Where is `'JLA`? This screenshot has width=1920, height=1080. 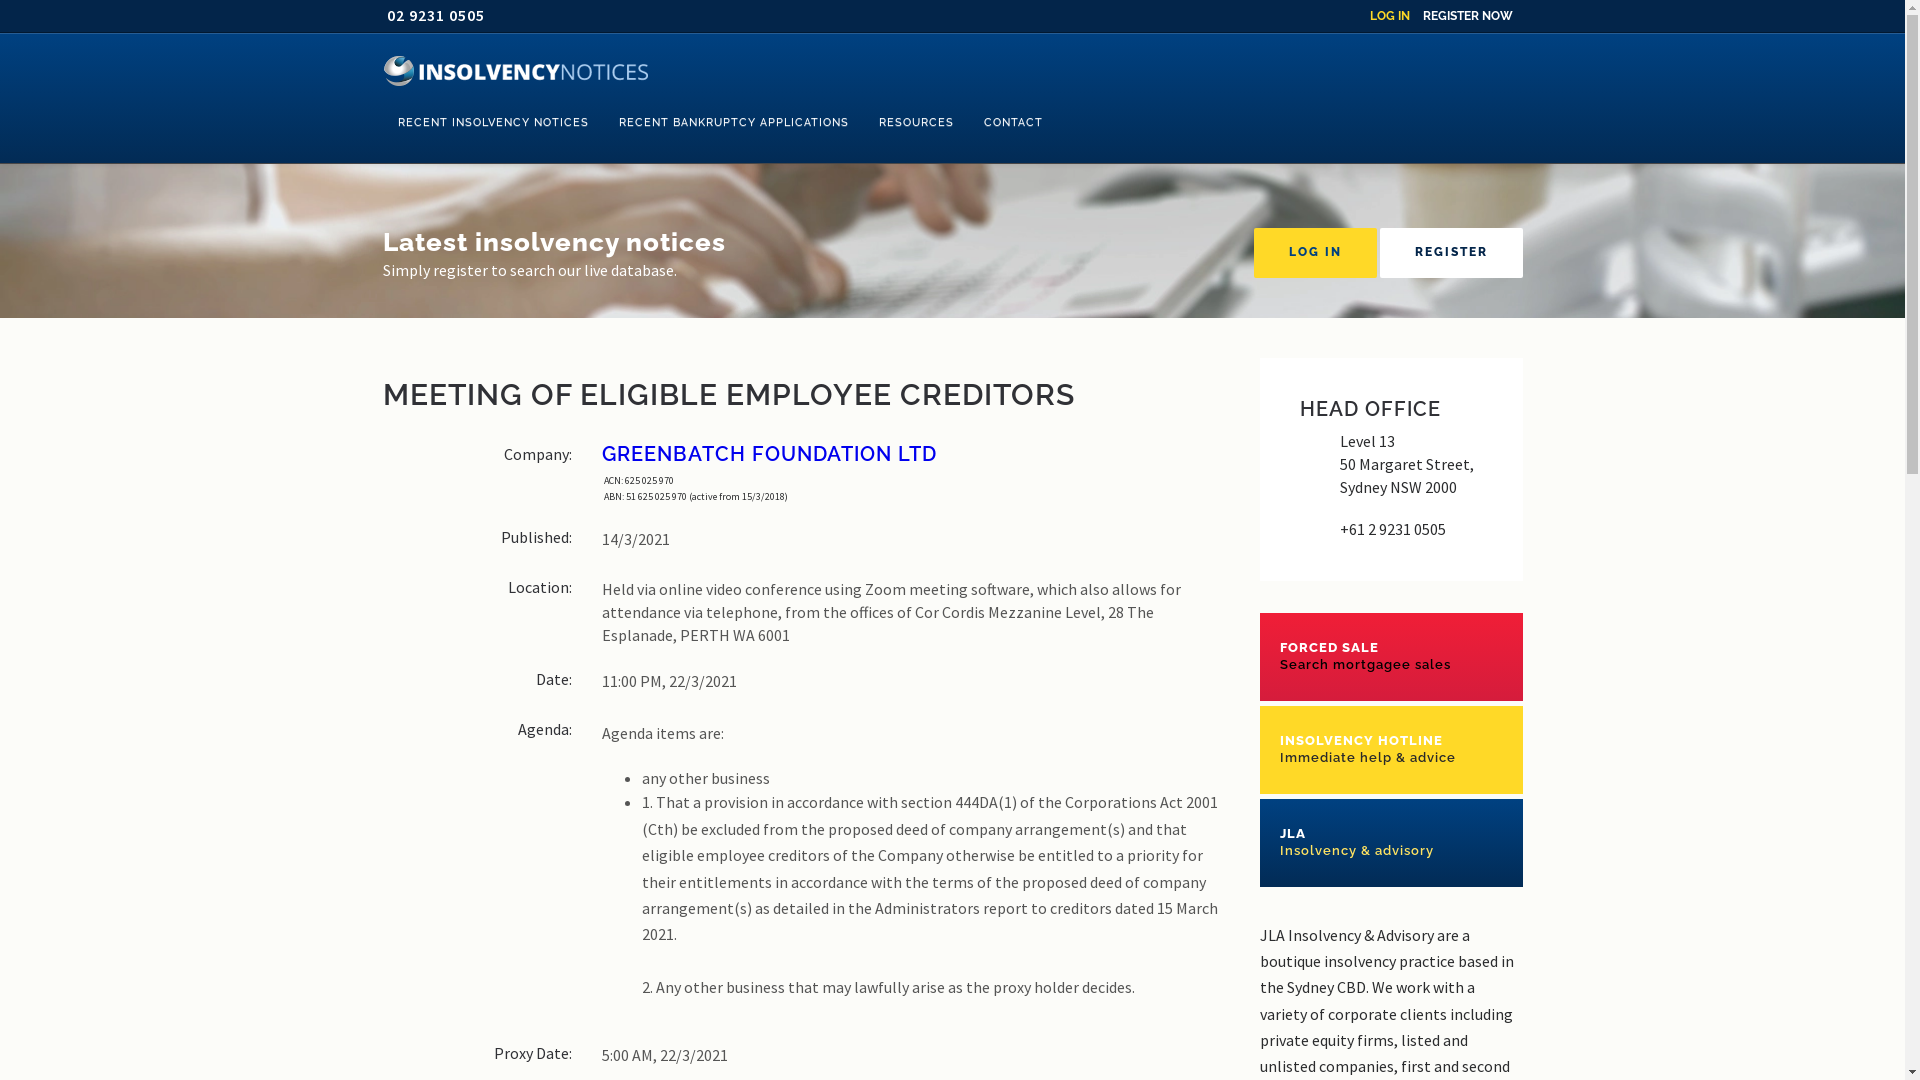 'JLA is located at coordinates (1390, 843).